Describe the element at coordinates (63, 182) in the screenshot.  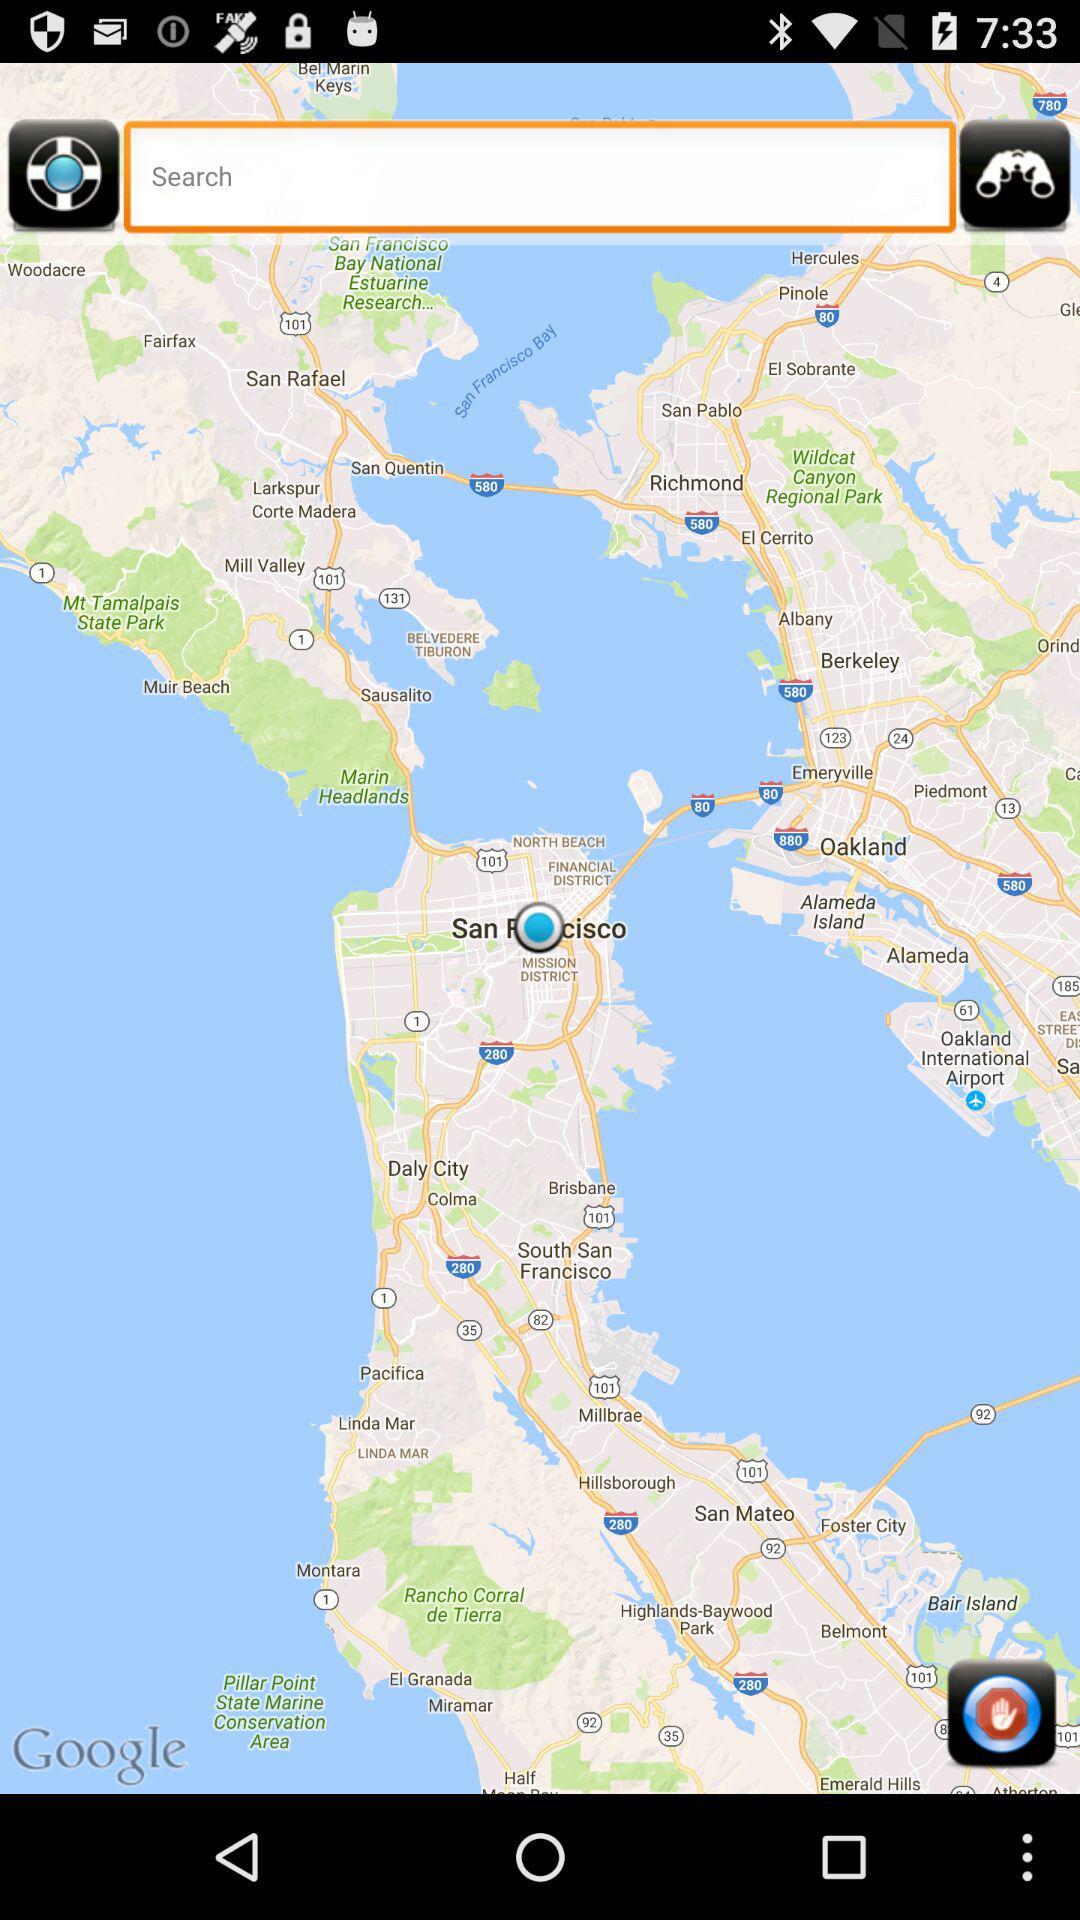
I see `get directions` at that location.